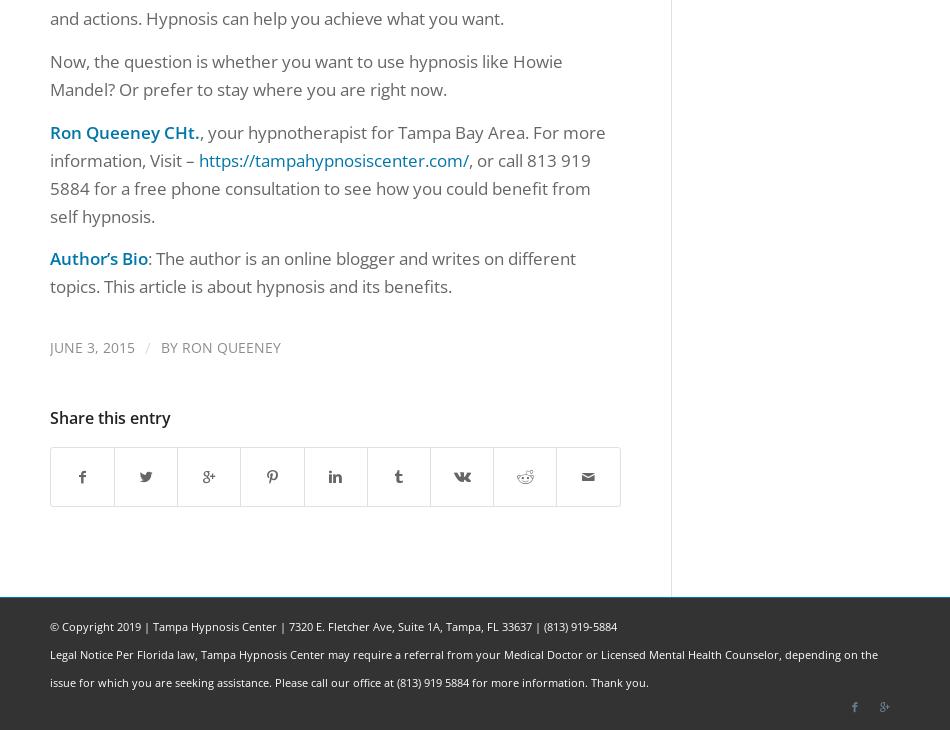 The image size is (950, 730). Describe the element at coordinates (319, 187) in the screenshot. I see `', or call 813 919 5884 for a free phone consultation to see how you could benefit from self hypnosis.'` at that location.